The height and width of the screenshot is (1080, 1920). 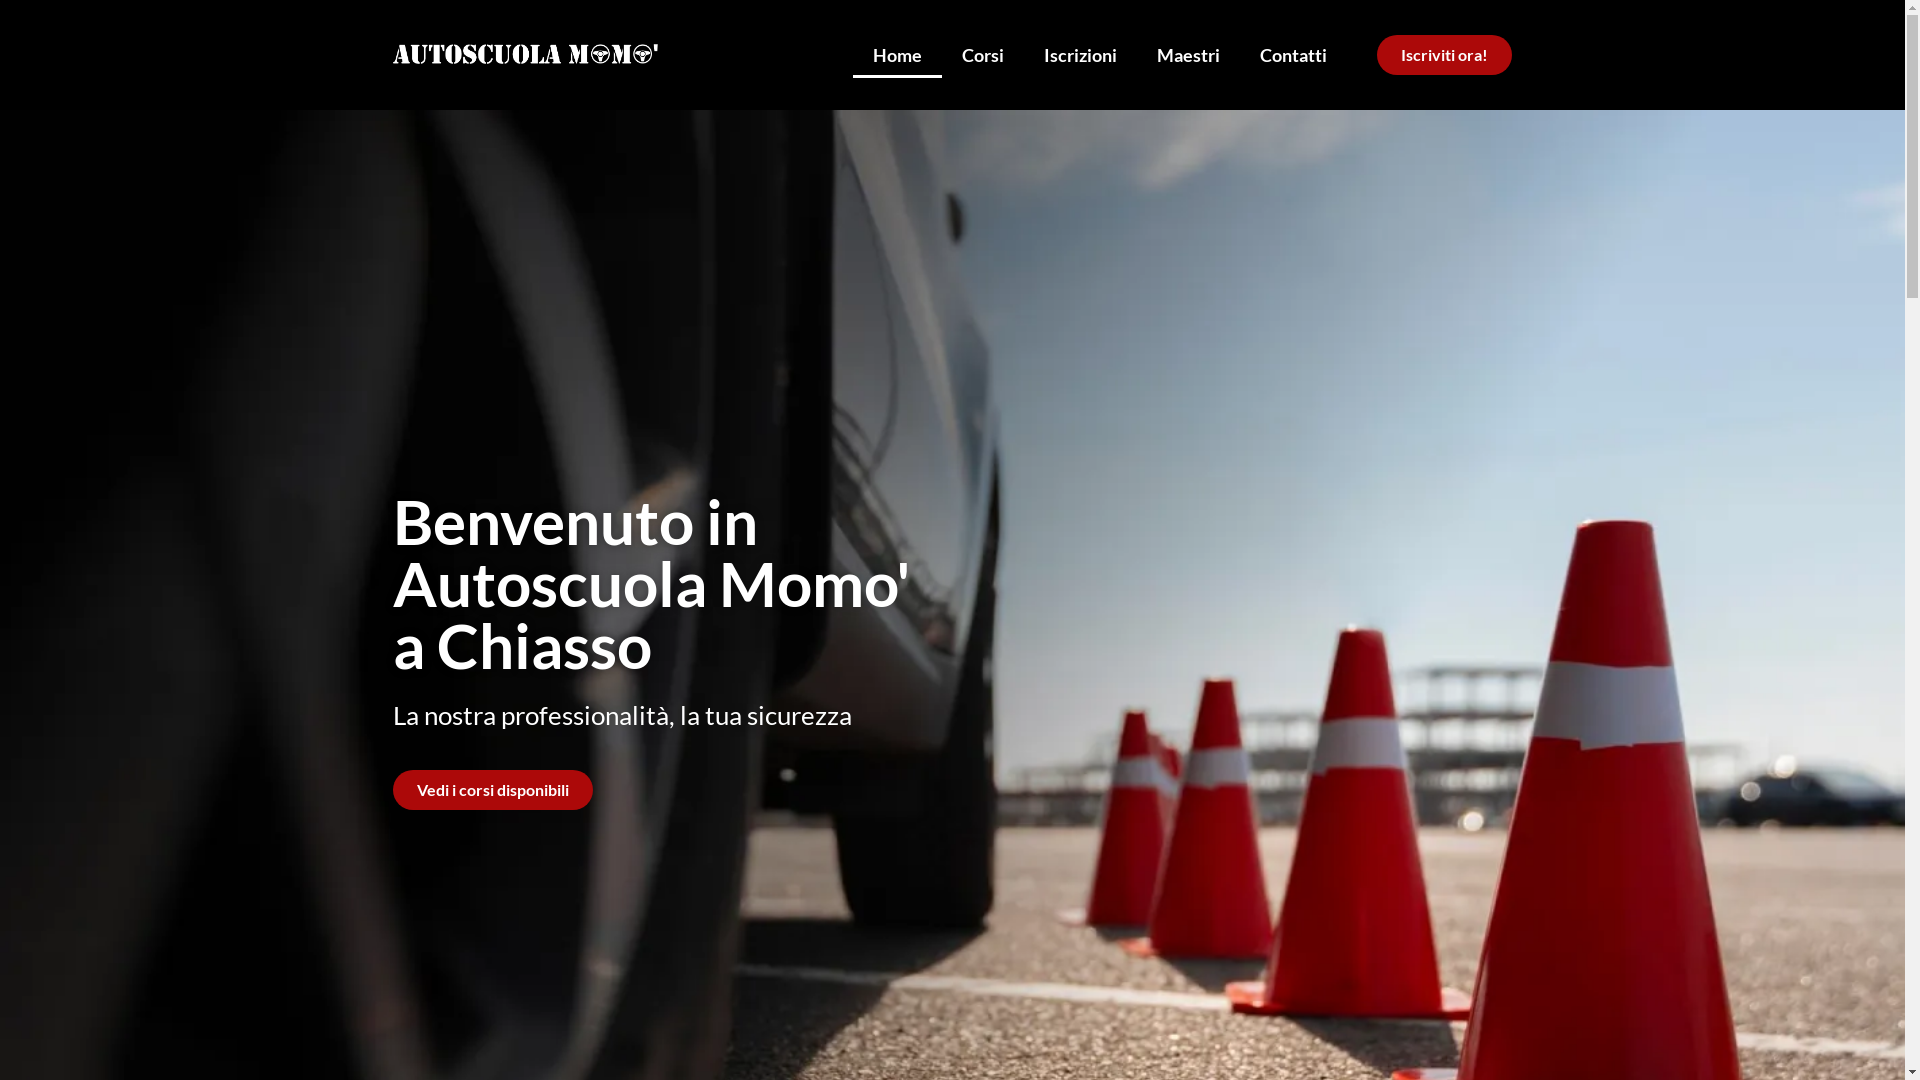 What do you see at coordinates (1188, 53) in the screenshot?
I see `'Maestri'` at bounding box center [1188, 53].